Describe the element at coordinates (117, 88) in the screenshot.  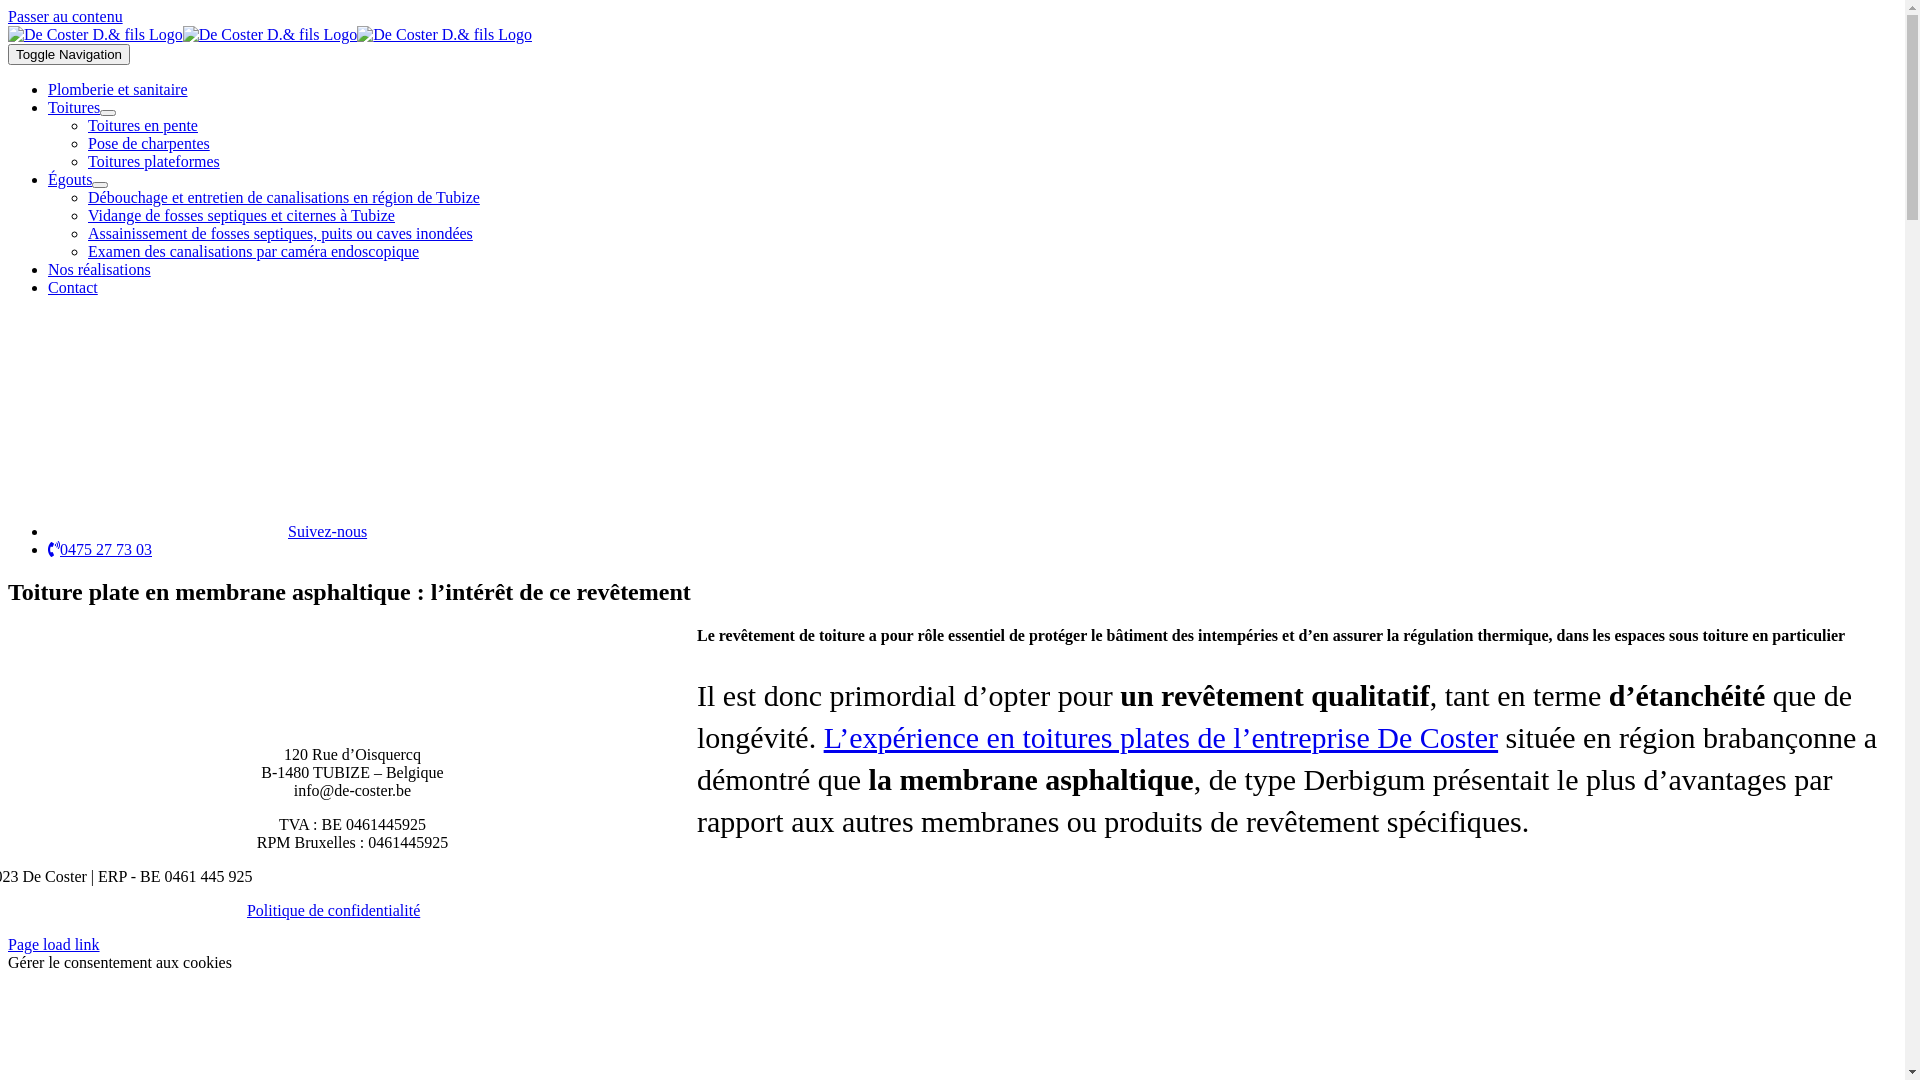
I see `'Plomberie et sanitaire'` at that location.